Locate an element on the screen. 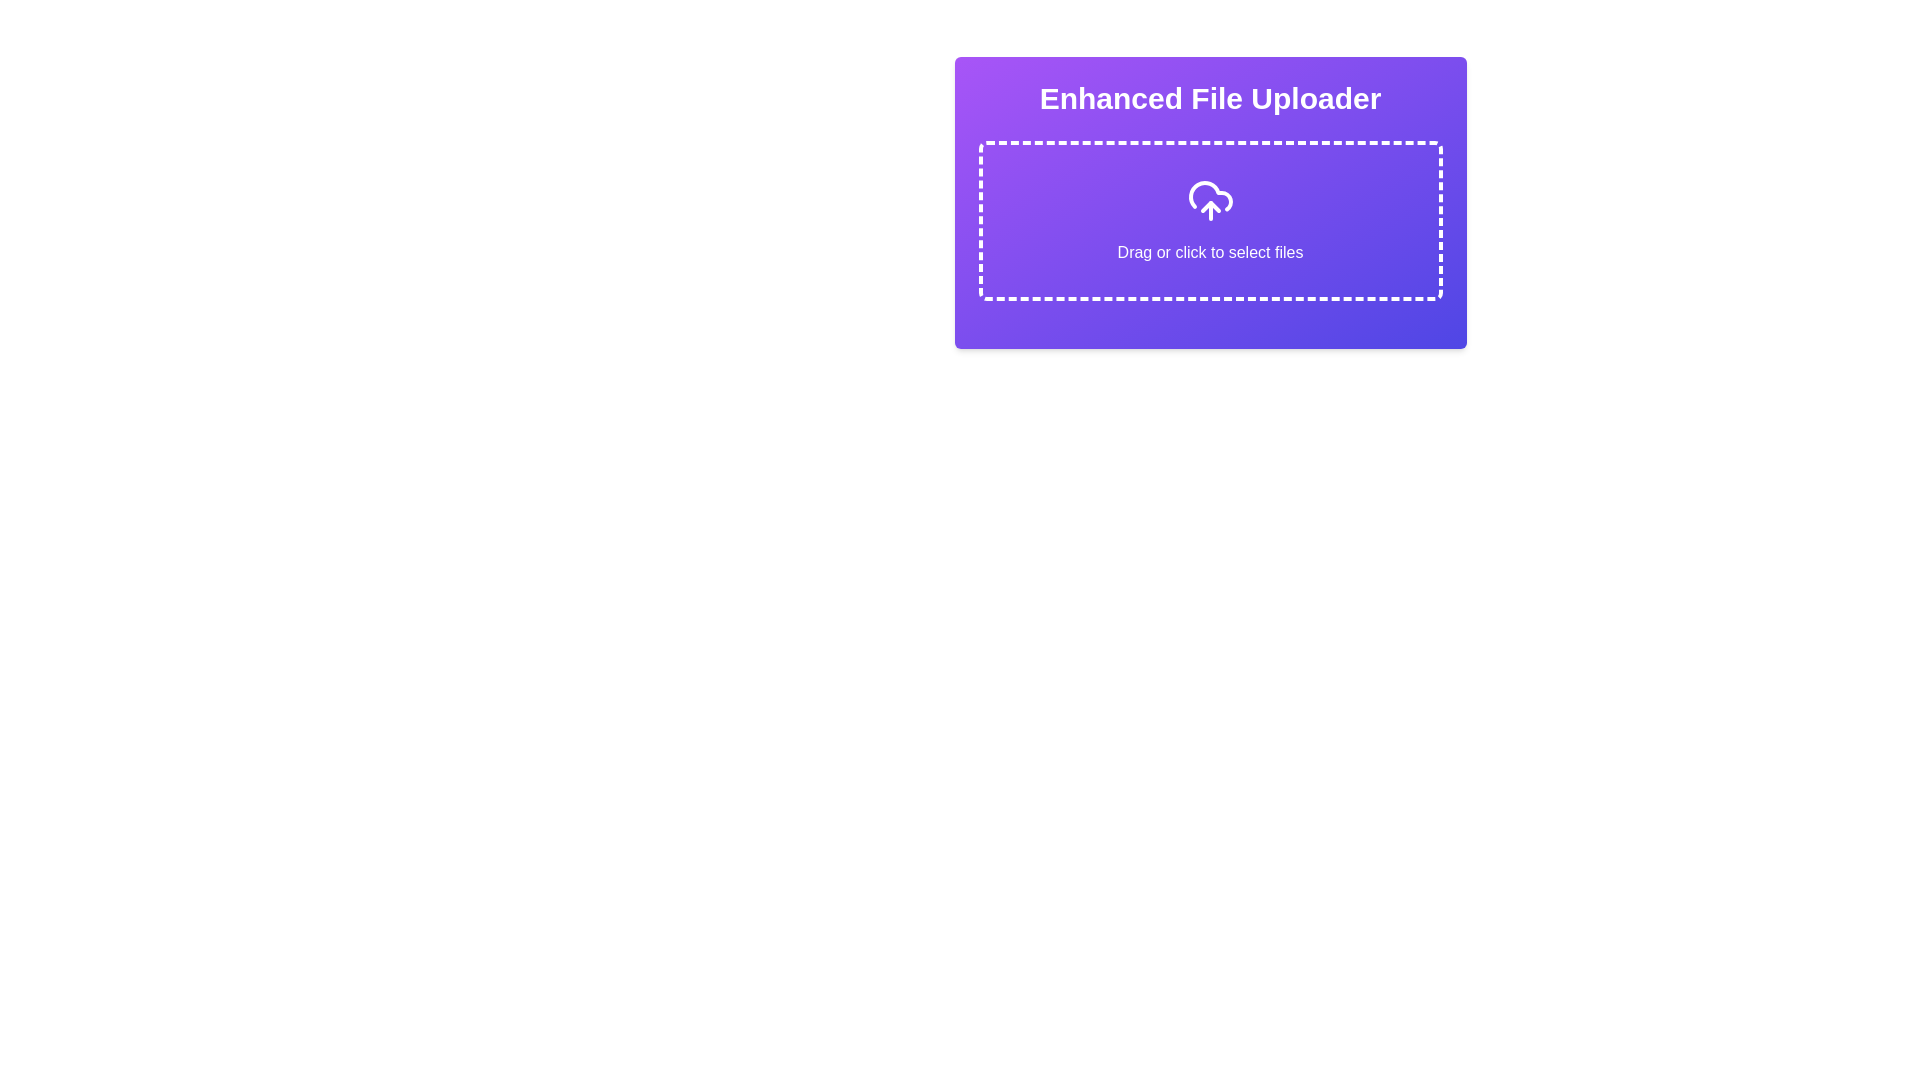 This screenshot has height=1080, width=1920. the title text 'Enhanced File Uploader', which is bold, large, and white, centered within its purple gradient background is located at coordinates (1209, 99).